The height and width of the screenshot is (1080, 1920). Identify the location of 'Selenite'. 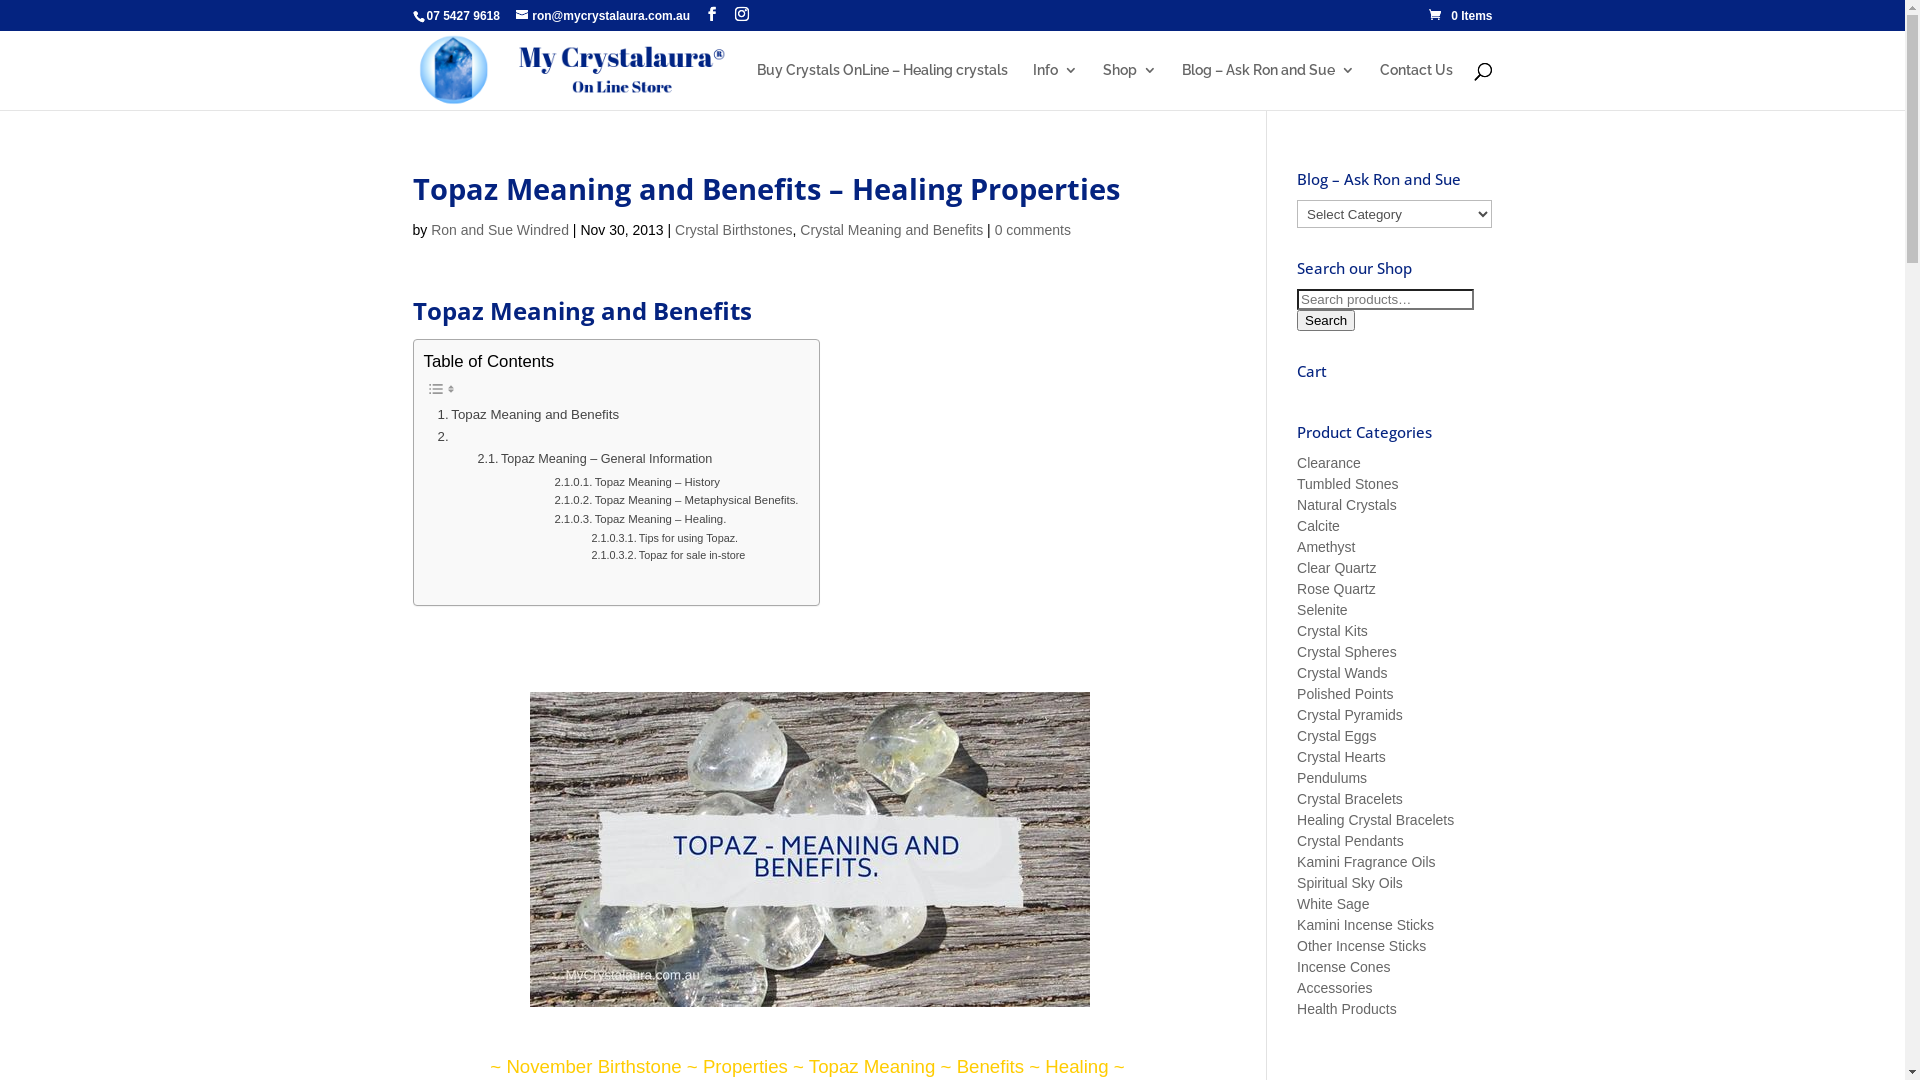
(1296, 608).